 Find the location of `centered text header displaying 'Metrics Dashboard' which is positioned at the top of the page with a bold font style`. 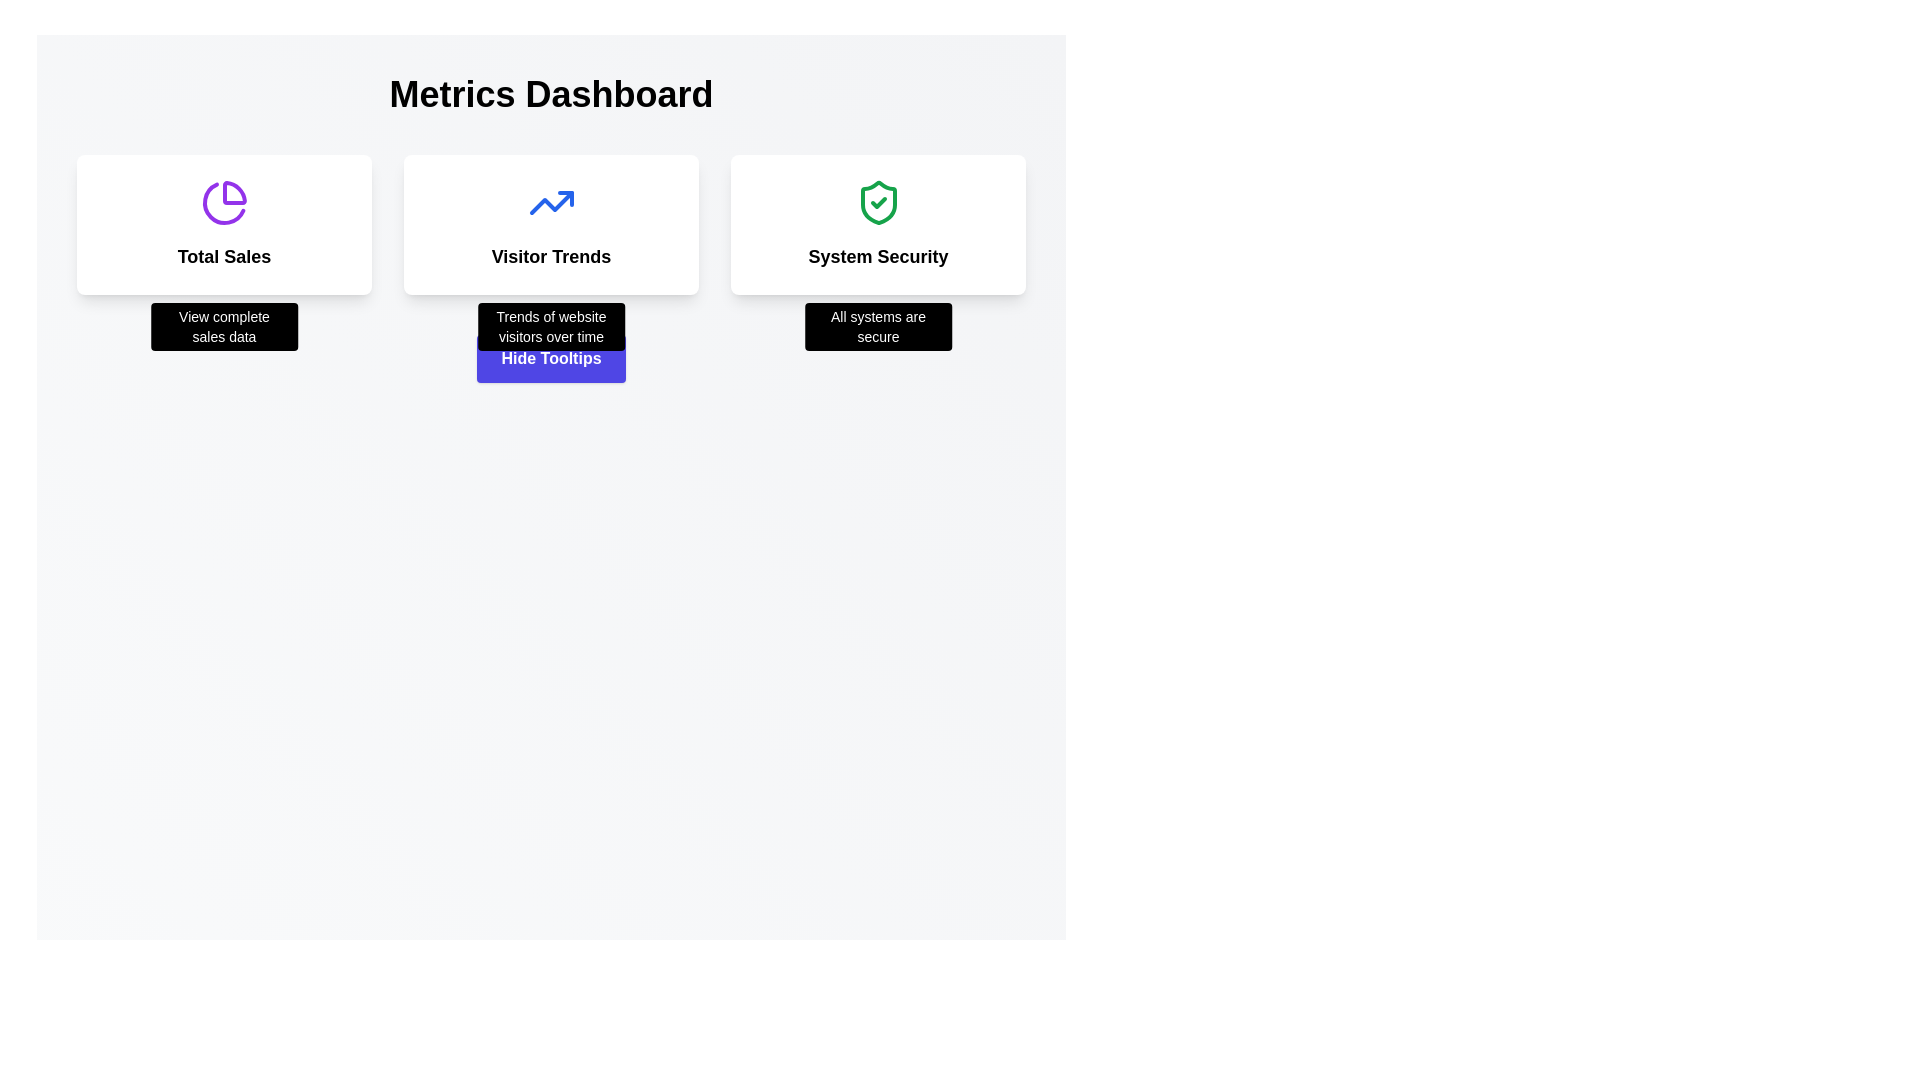

centered text header displaying 'Metrics Dashboard' which is positioned at the top of the page with a bold font style is located at coordinates (551, 95).